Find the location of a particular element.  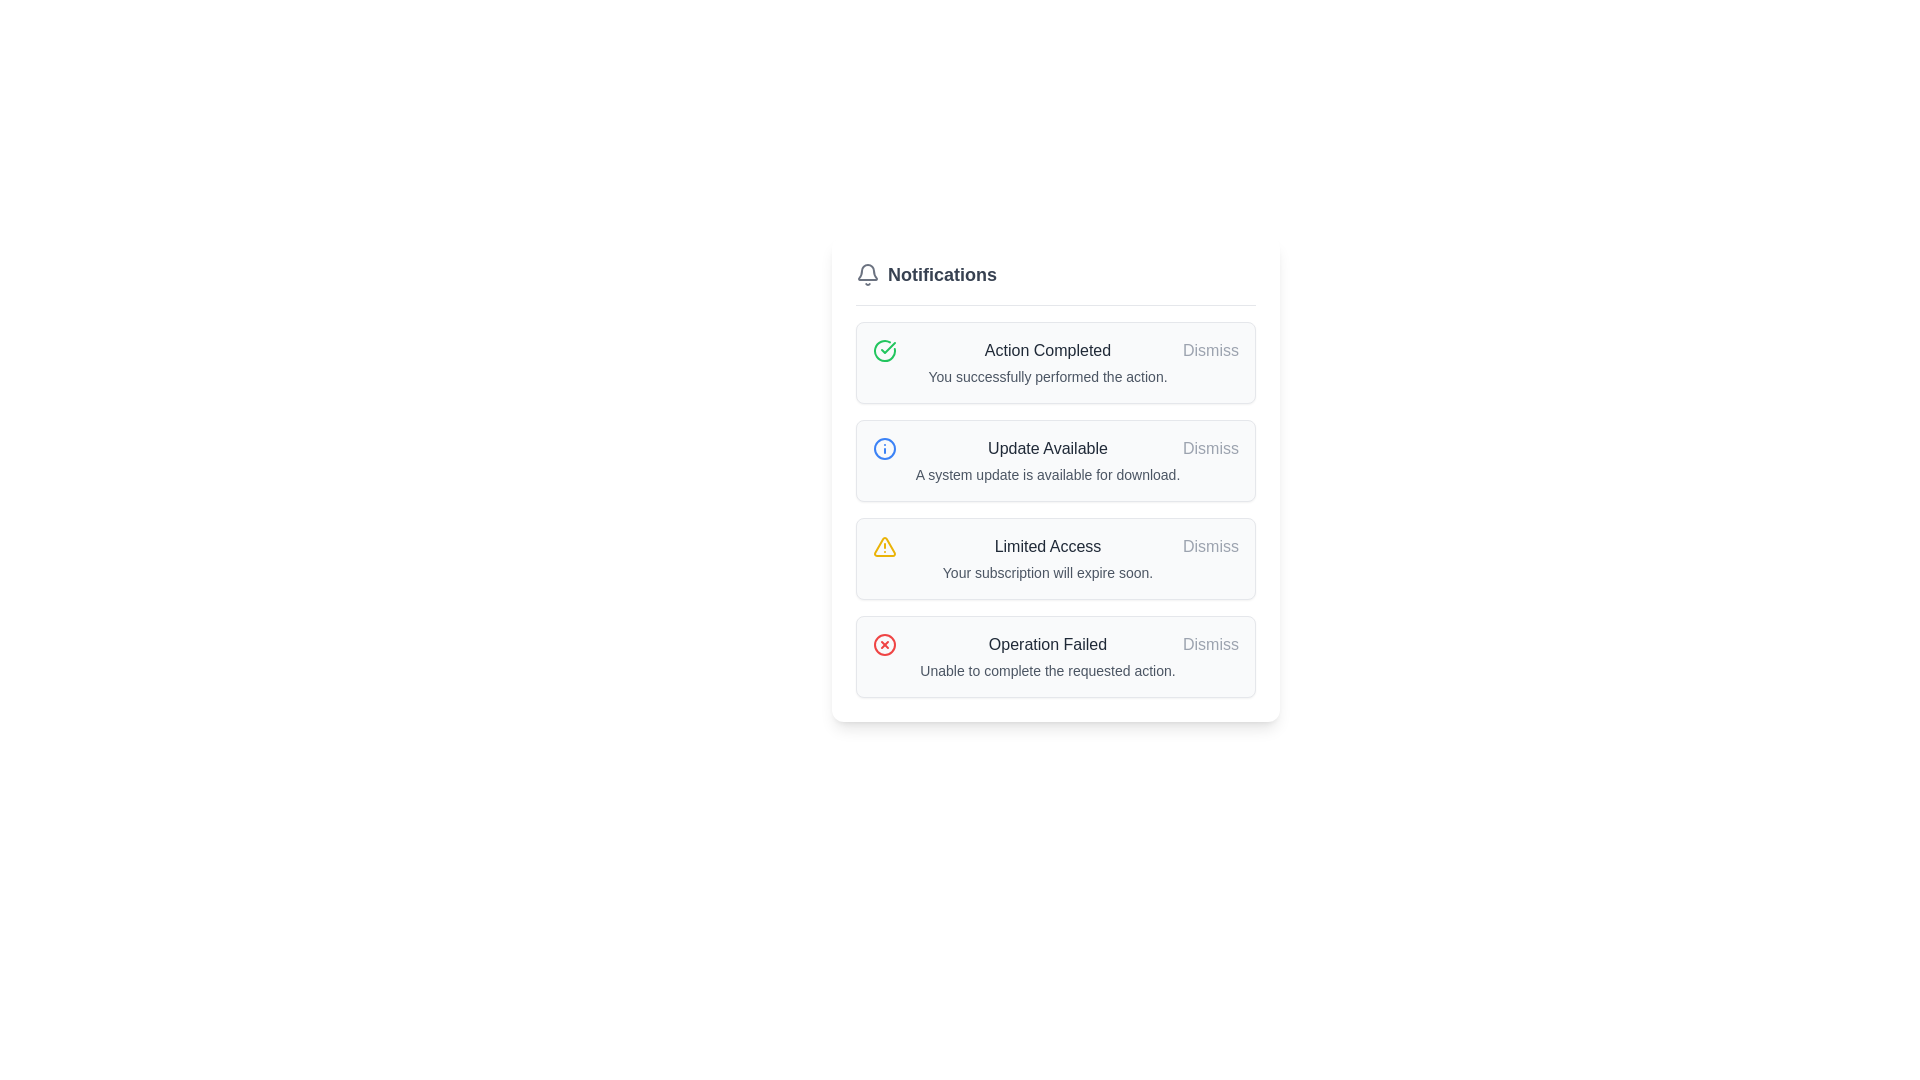

the Notification component that displays 'Limited Access' and 'Your subscription will expire soon.' in a notification list under 'Notifications' is located at coordinates (1046, 559).